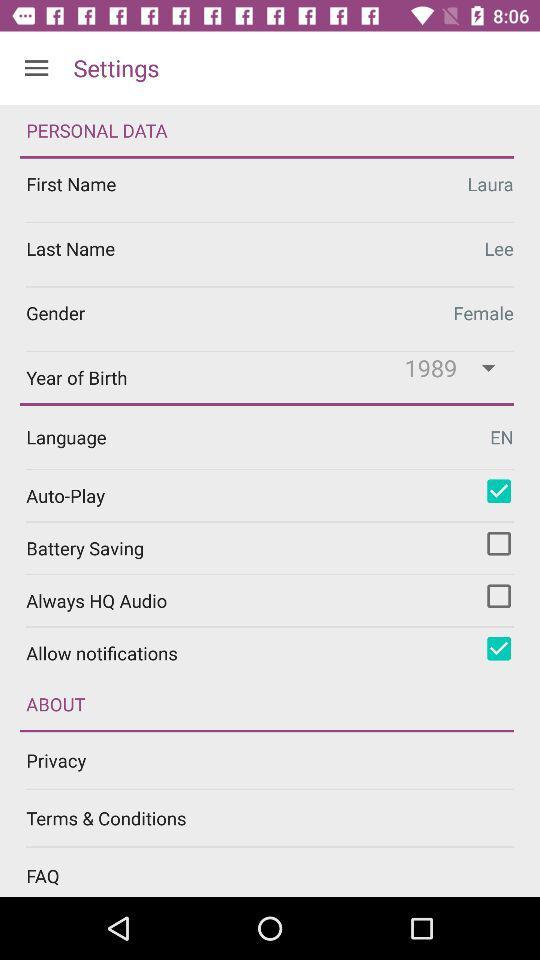 The height and width of the screenshot is (960, 540). Describe the element at coordinates (270, 437) in the screenshot. I see `language` at that location.